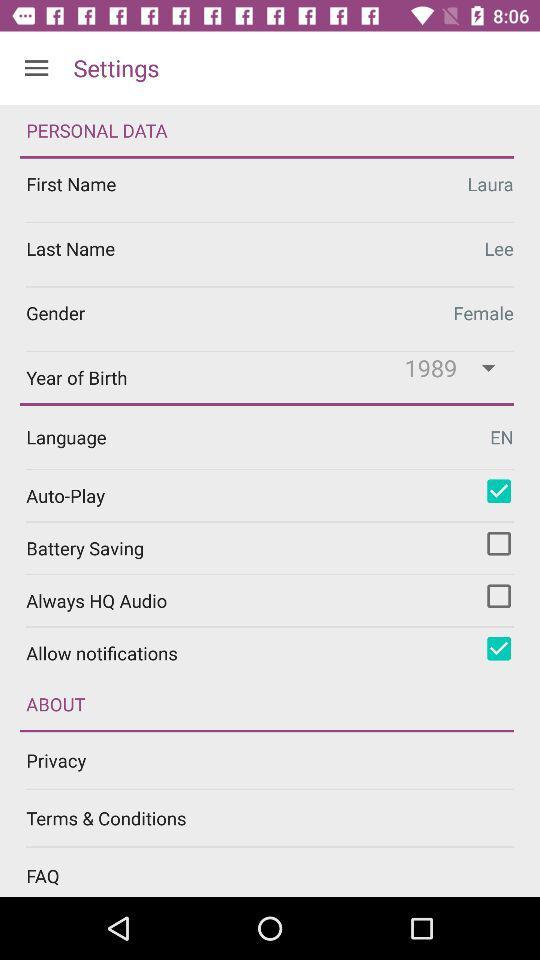 The height and width of the screenshot is (960, 540). Describe the element at coordinates (270, 437) in the screenshot. I see `language` at that location.